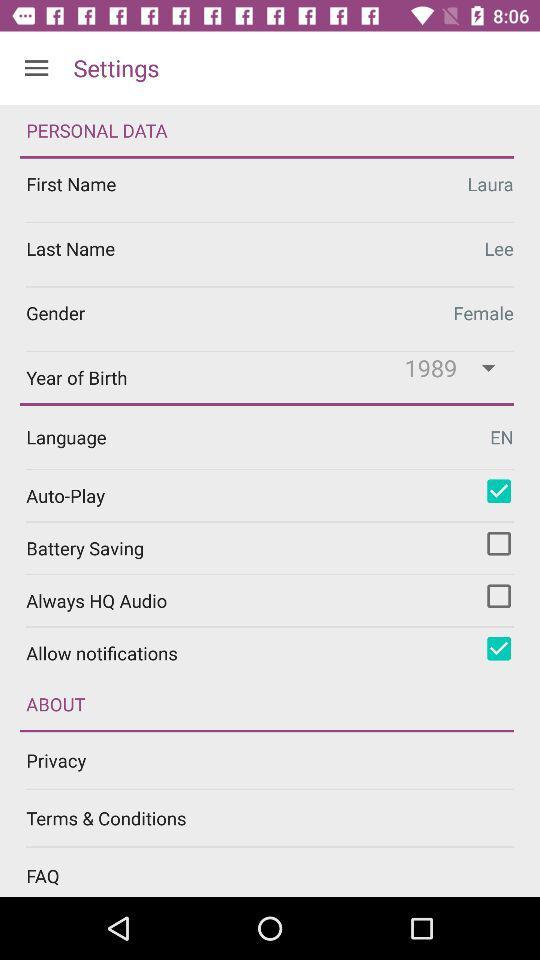 The height and width of the screenshot is (960, 540). Describe the element at coordinates (270, 437) in the screenshot. I see `language` at that location.